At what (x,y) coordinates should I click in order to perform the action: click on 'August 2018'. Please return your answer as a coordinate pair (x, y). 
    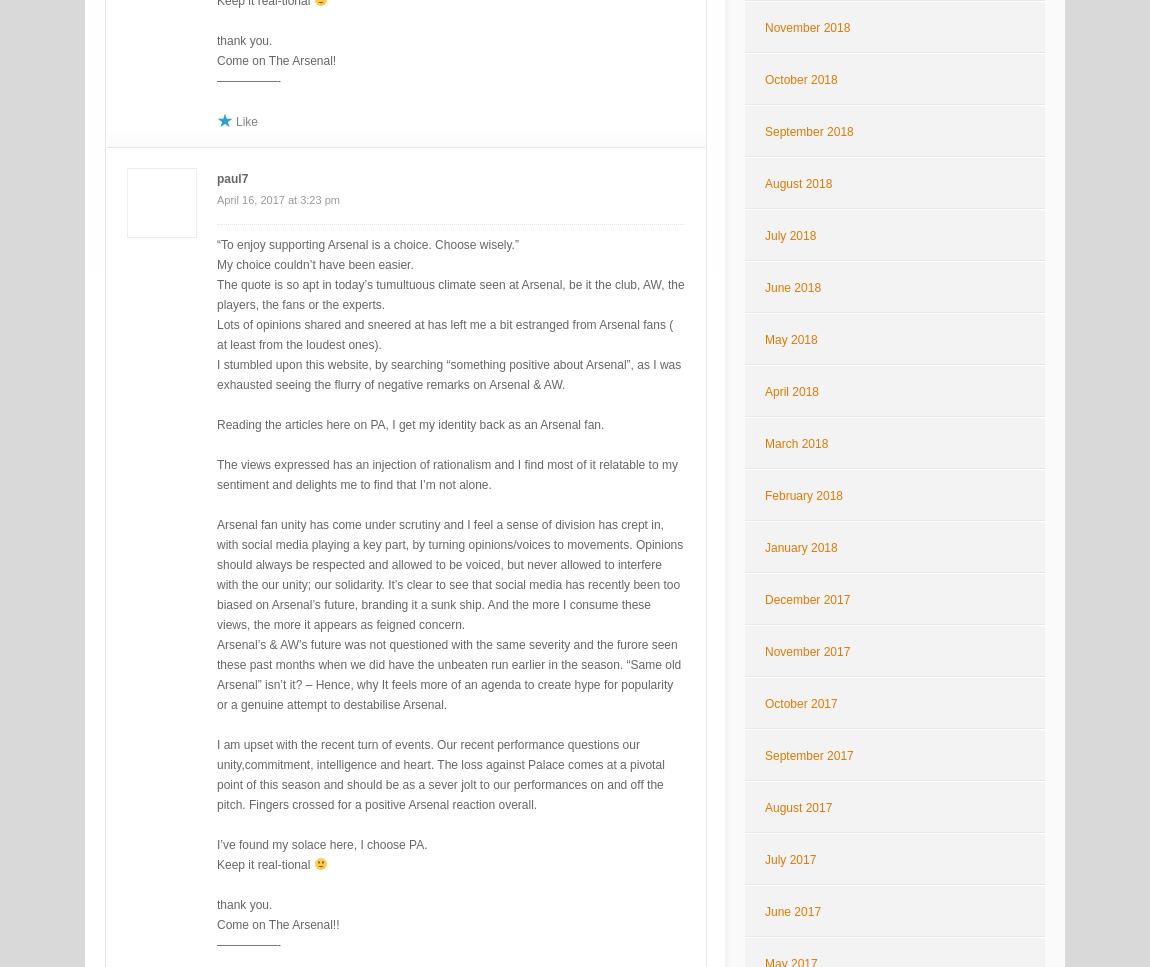
    Looking at the image, I should click on (763, 184).